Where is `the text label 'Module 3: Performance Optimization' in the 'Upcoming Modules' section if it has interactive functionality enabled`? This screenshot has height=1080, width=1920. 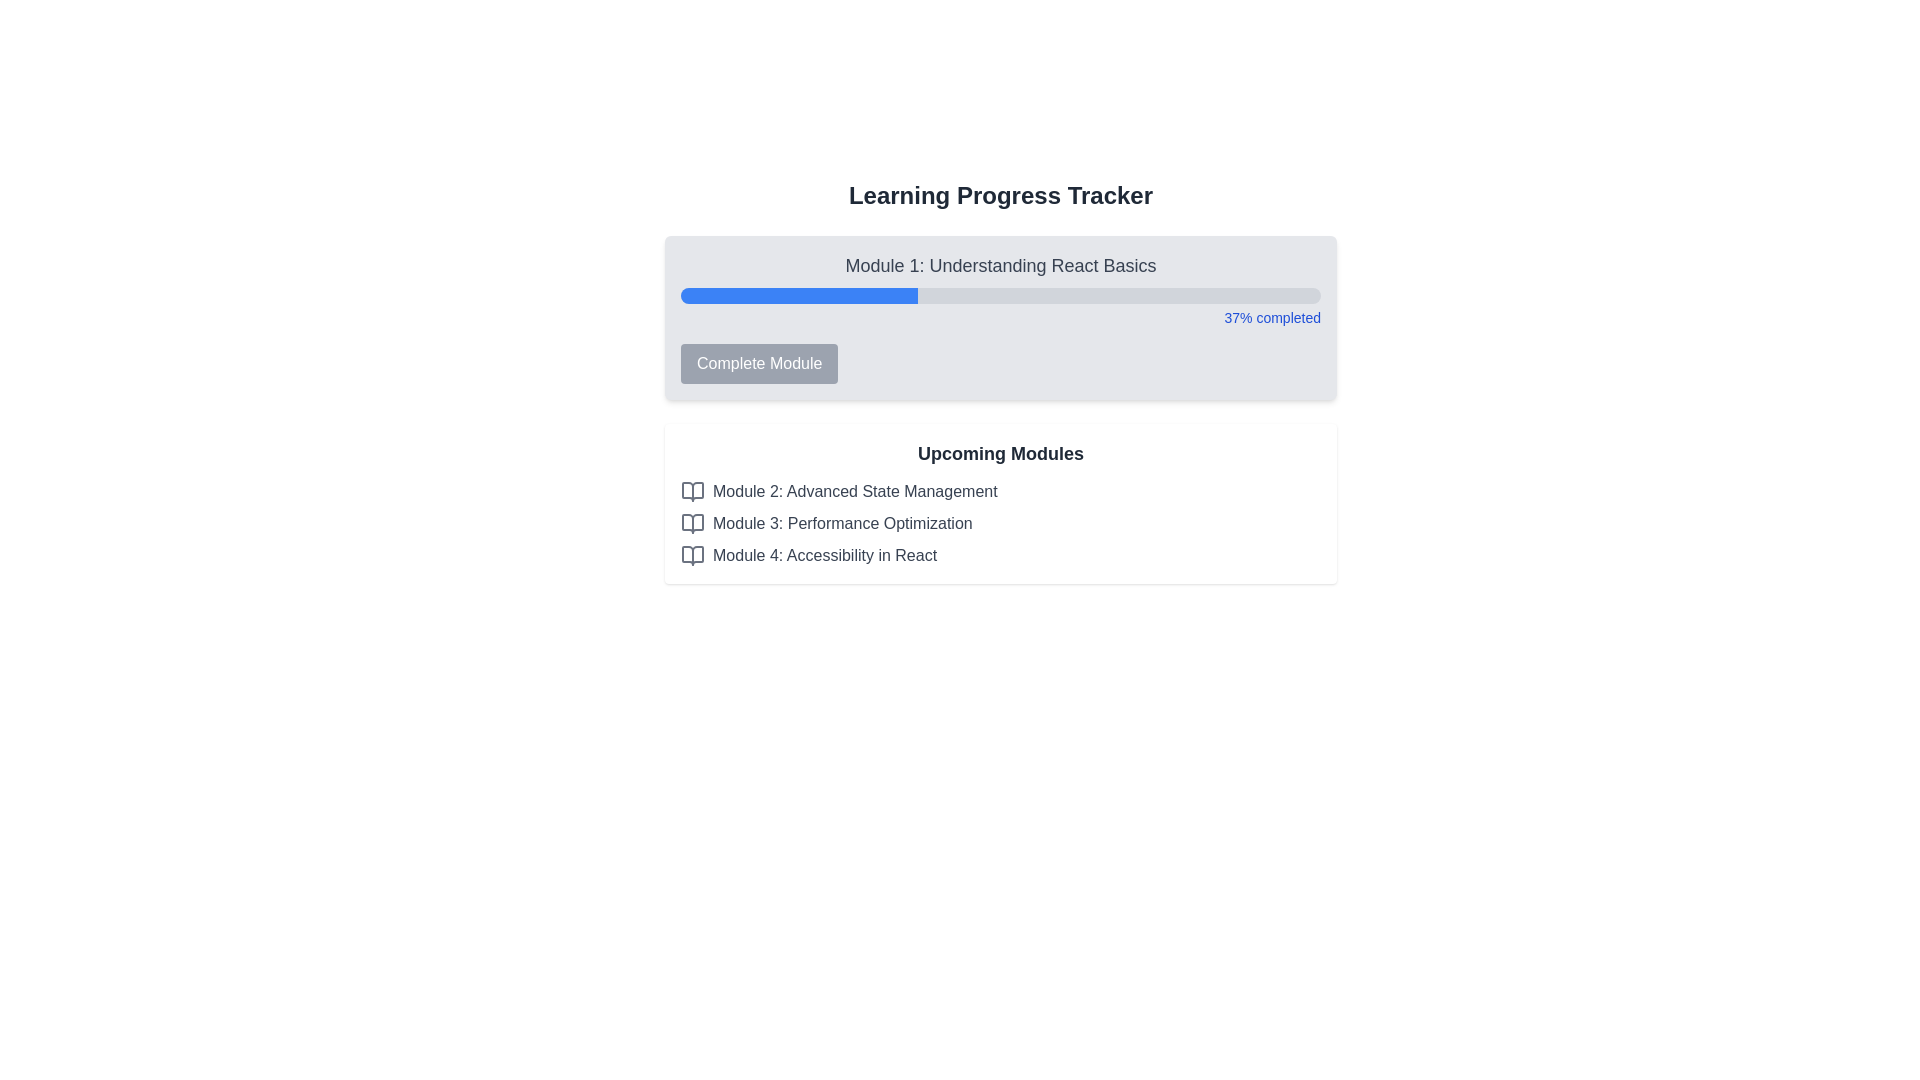 the text label 'Module 3: Performance Optimization' in the 'Upcoming Modules' section if it has interactive functionality enabled is located at coordinates (842, 523).